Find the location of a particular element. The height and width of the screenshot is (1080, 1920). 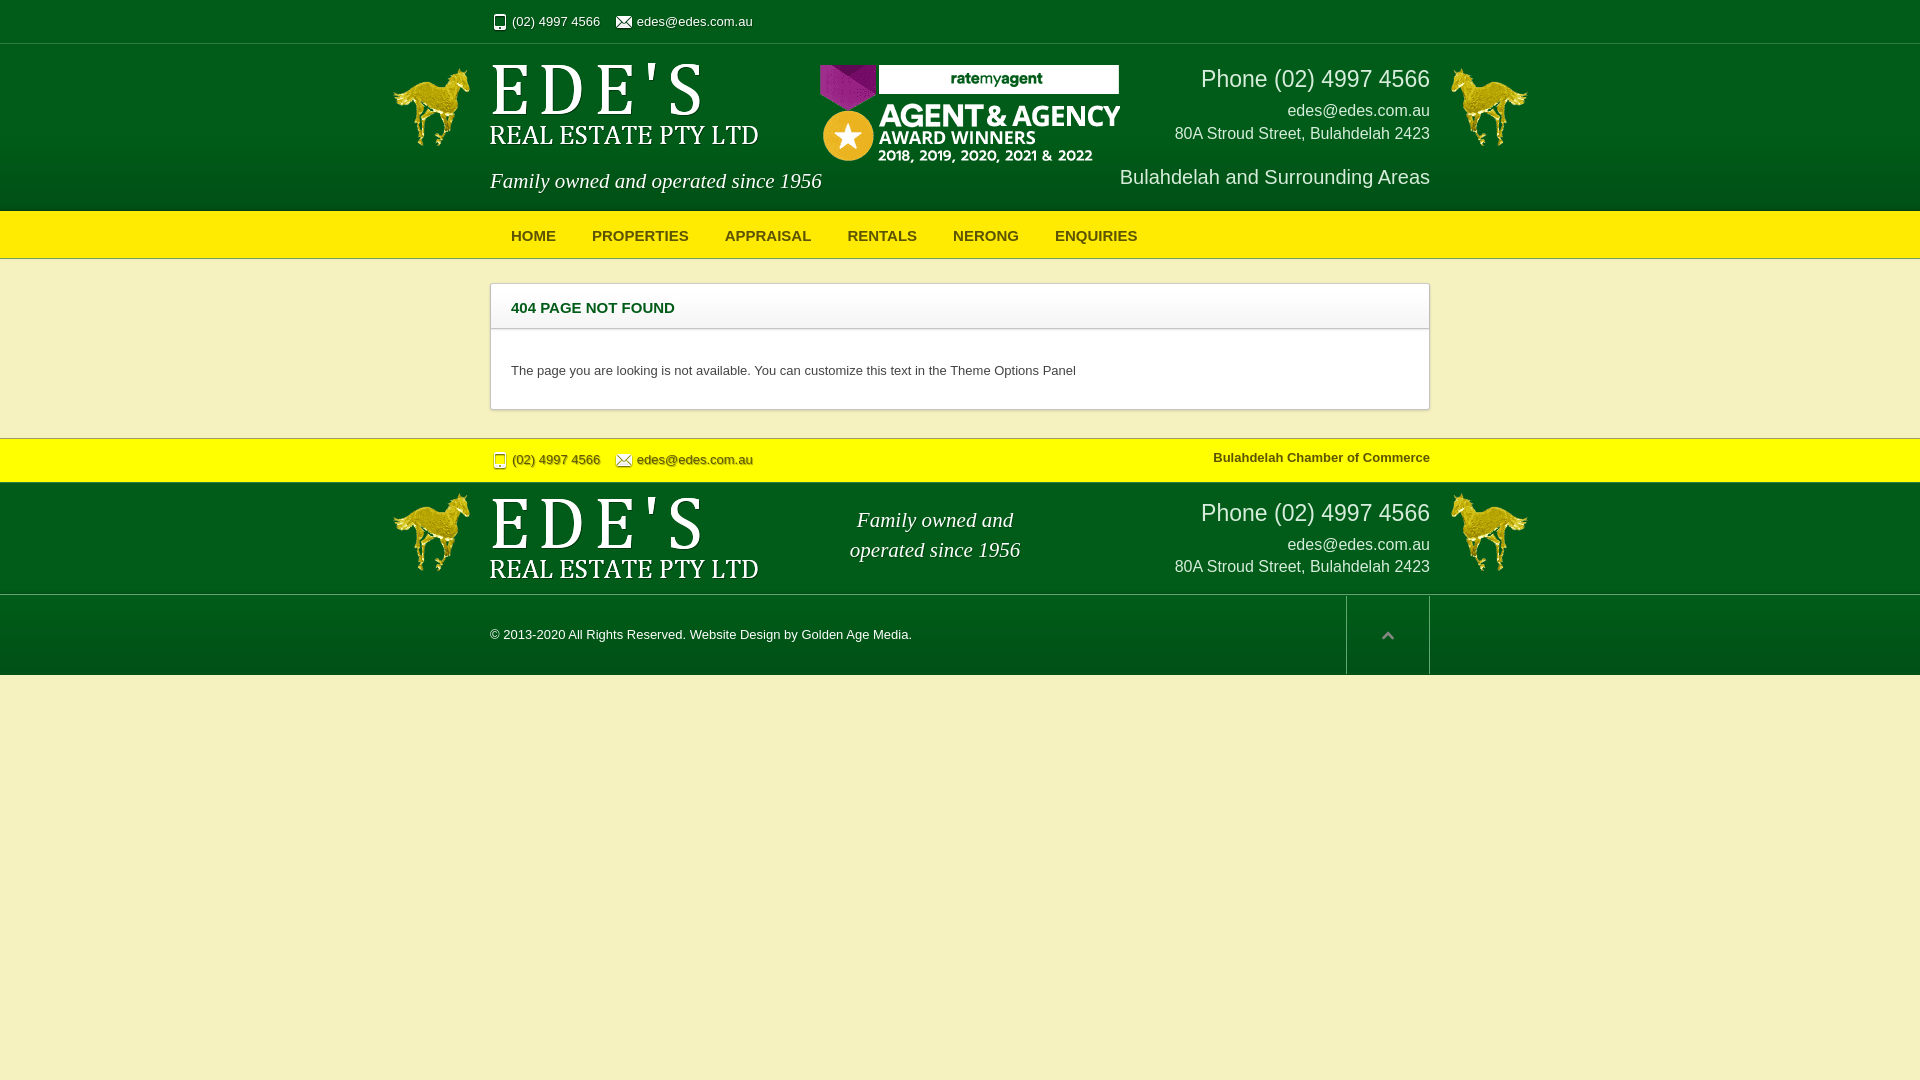

'NERONG' is located at coordinates (985, 233).